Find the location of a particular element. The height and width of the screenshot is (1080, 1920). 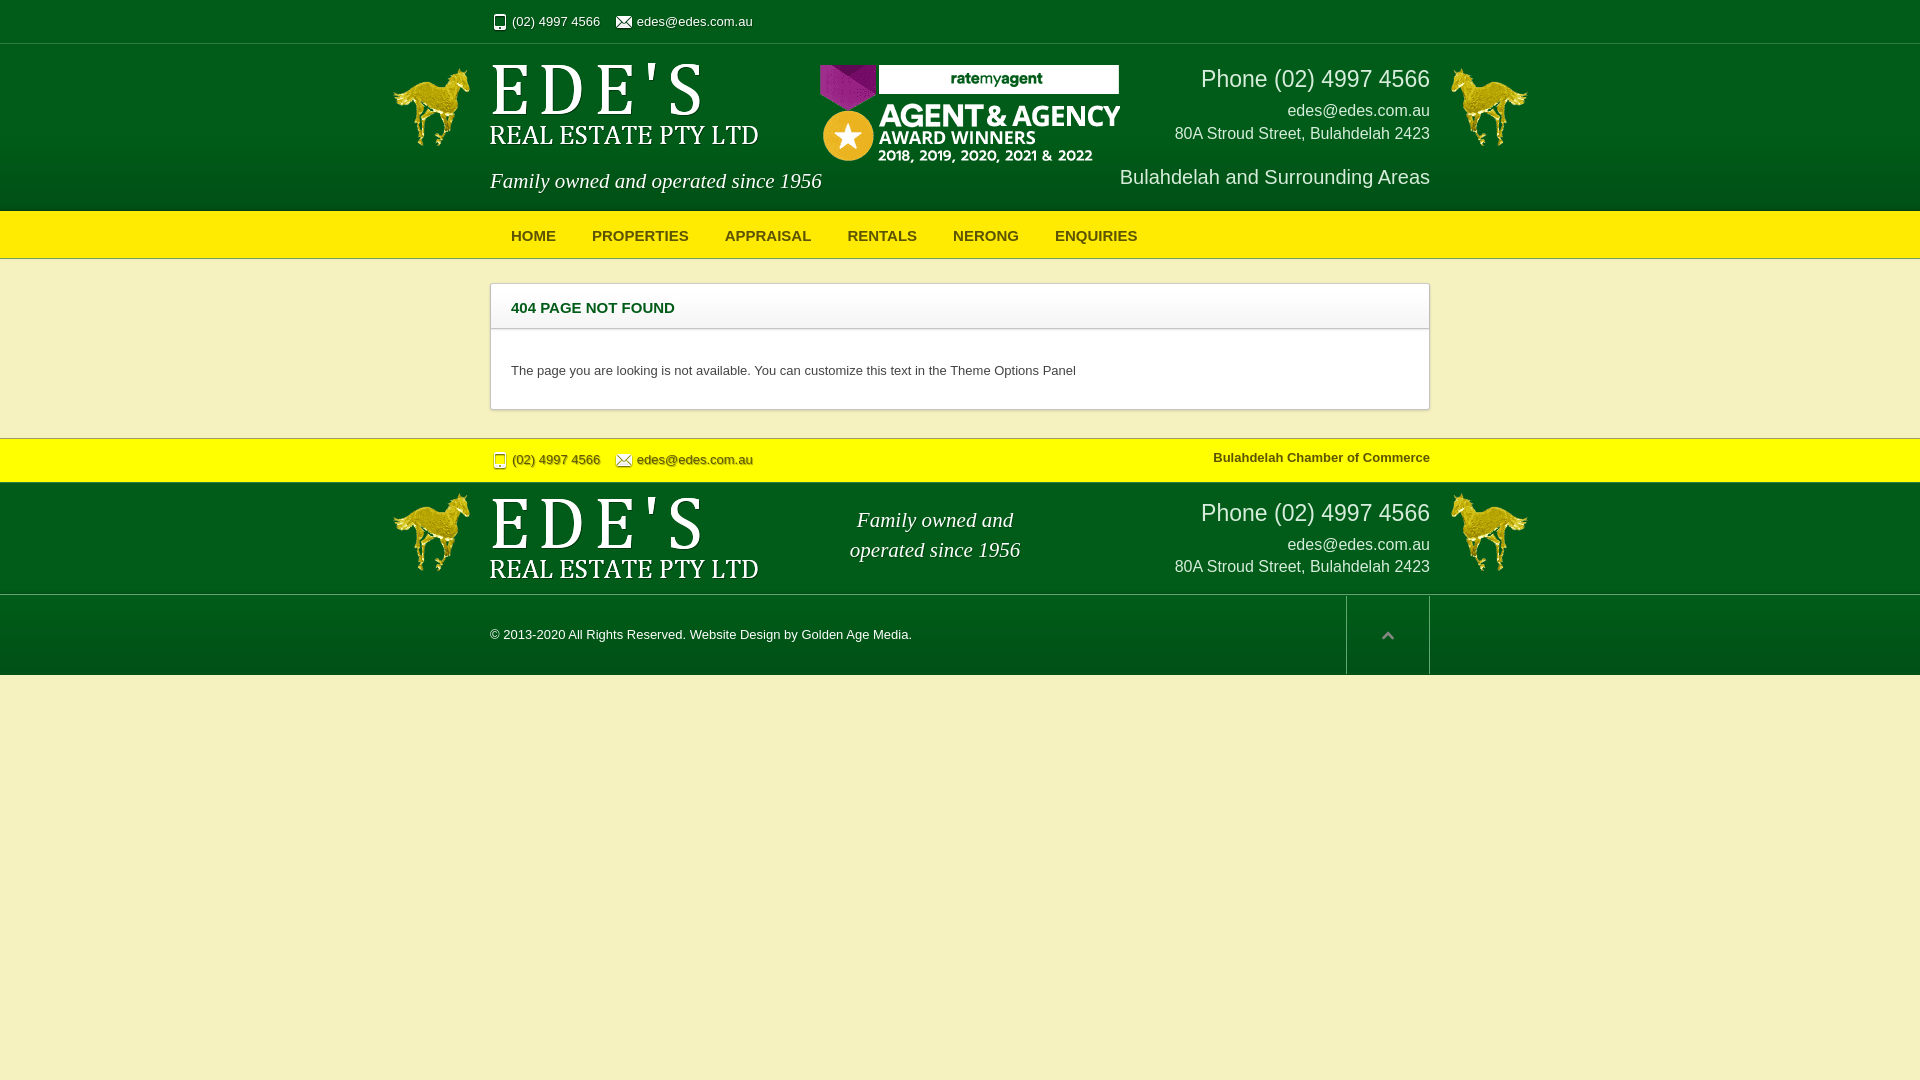

'NERONG' is located at coordinates (985, 233).